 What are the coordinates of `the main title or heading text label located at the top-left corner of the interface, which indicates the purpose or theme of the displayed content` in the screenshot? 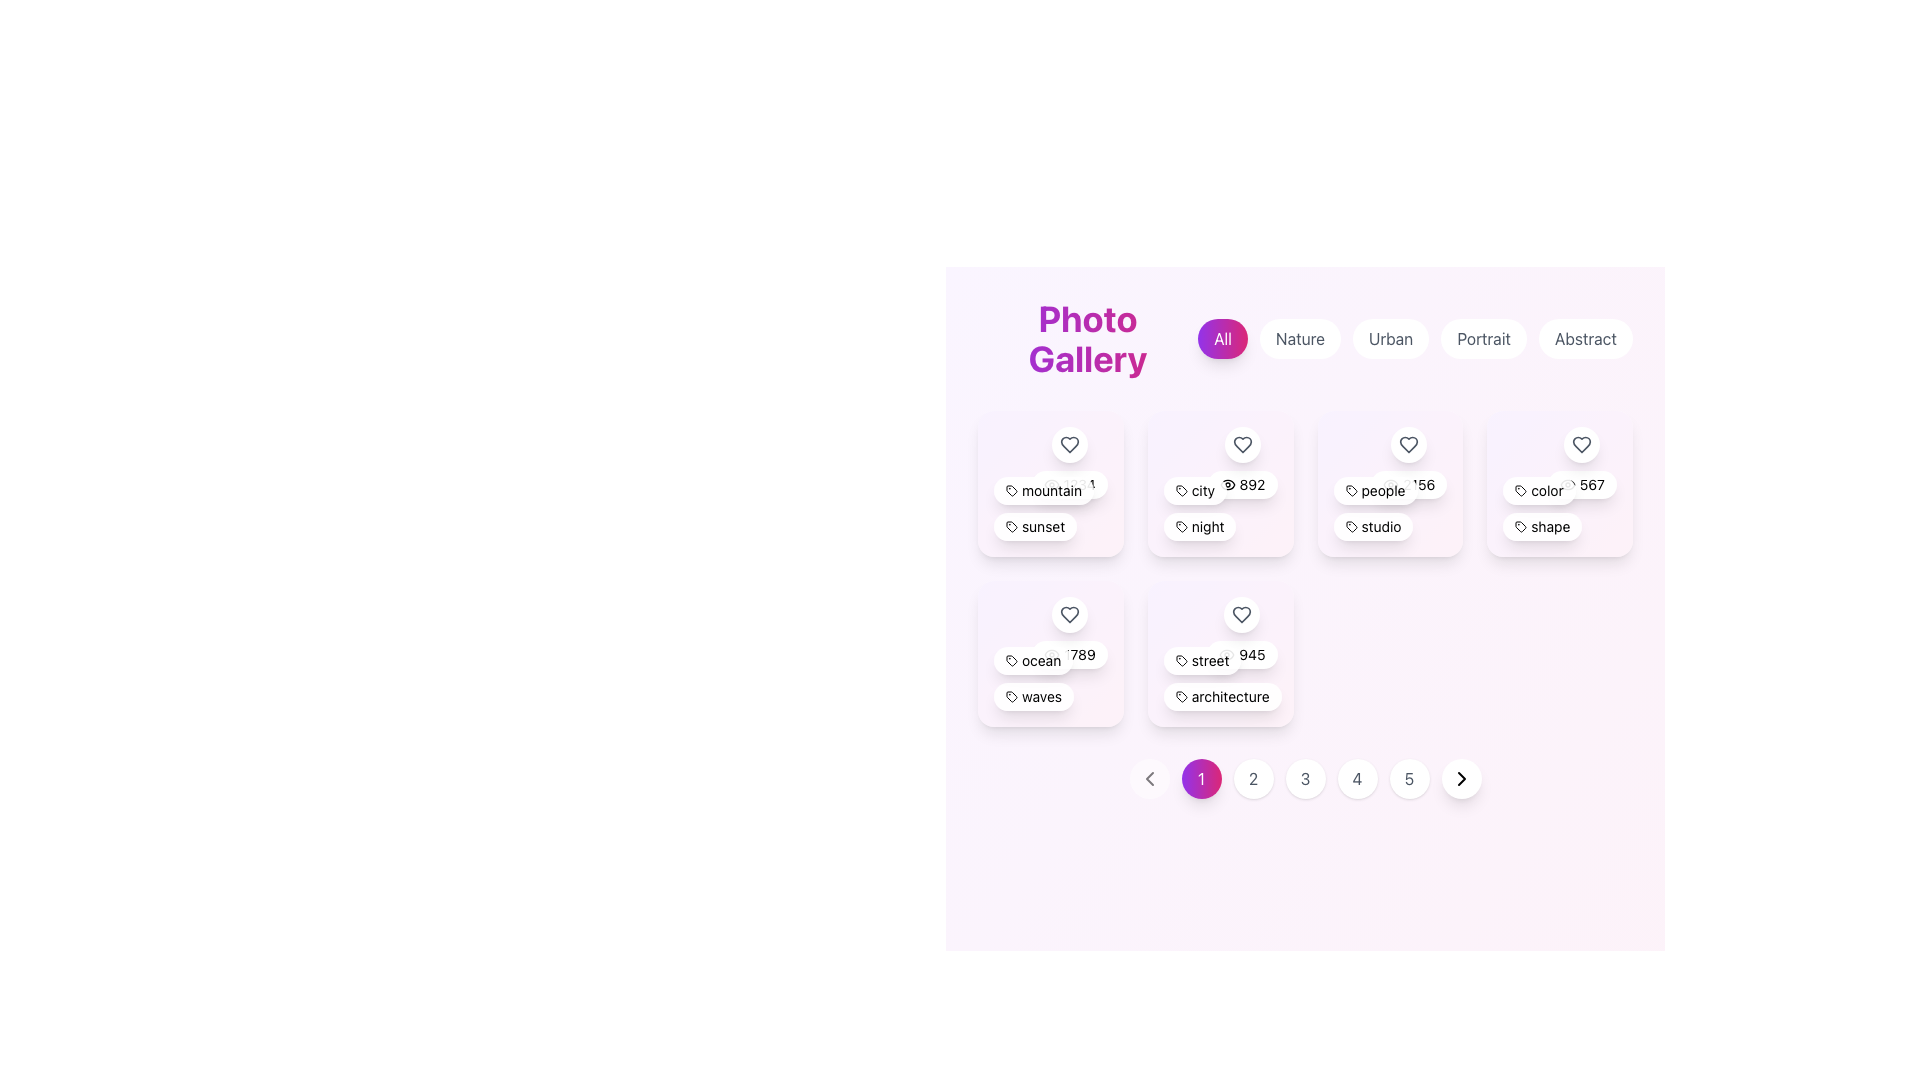 It's located at (1087, 338).